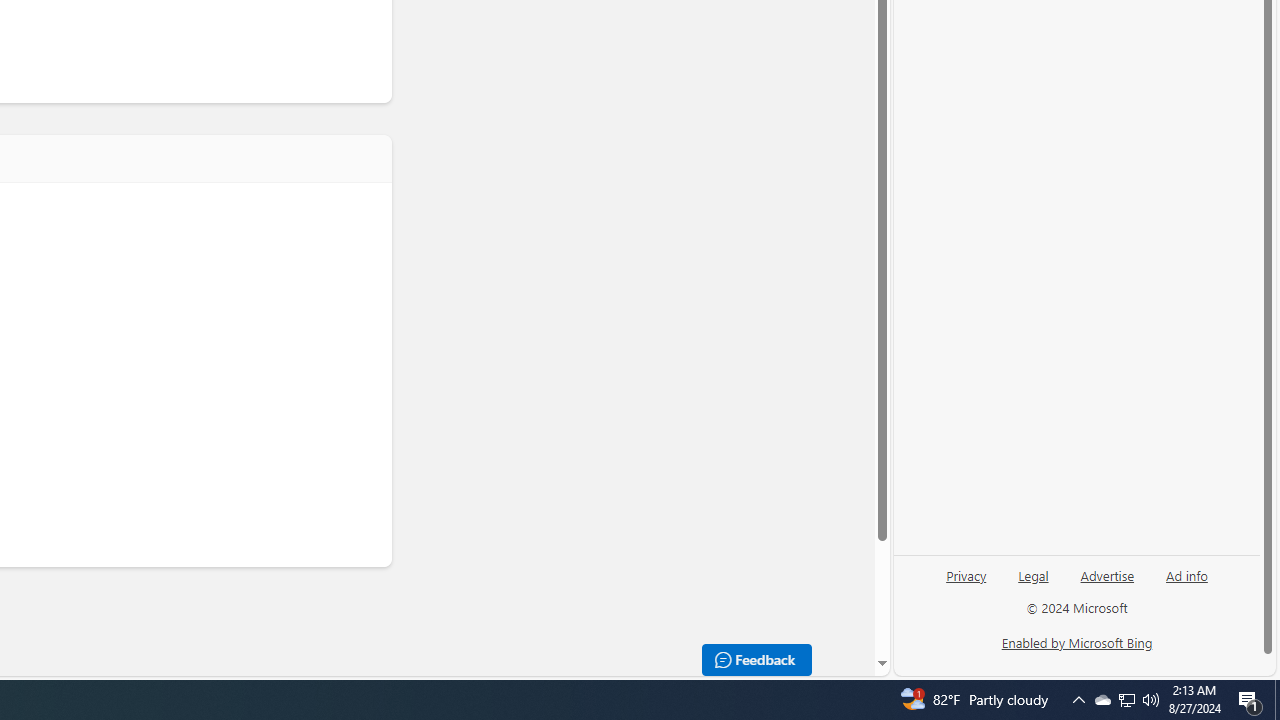 The width and height of the screenshot is (1280, 720). Describe the element at coordinates (1186, 583) in the screenshot. I see `'Ad info'` at that location.